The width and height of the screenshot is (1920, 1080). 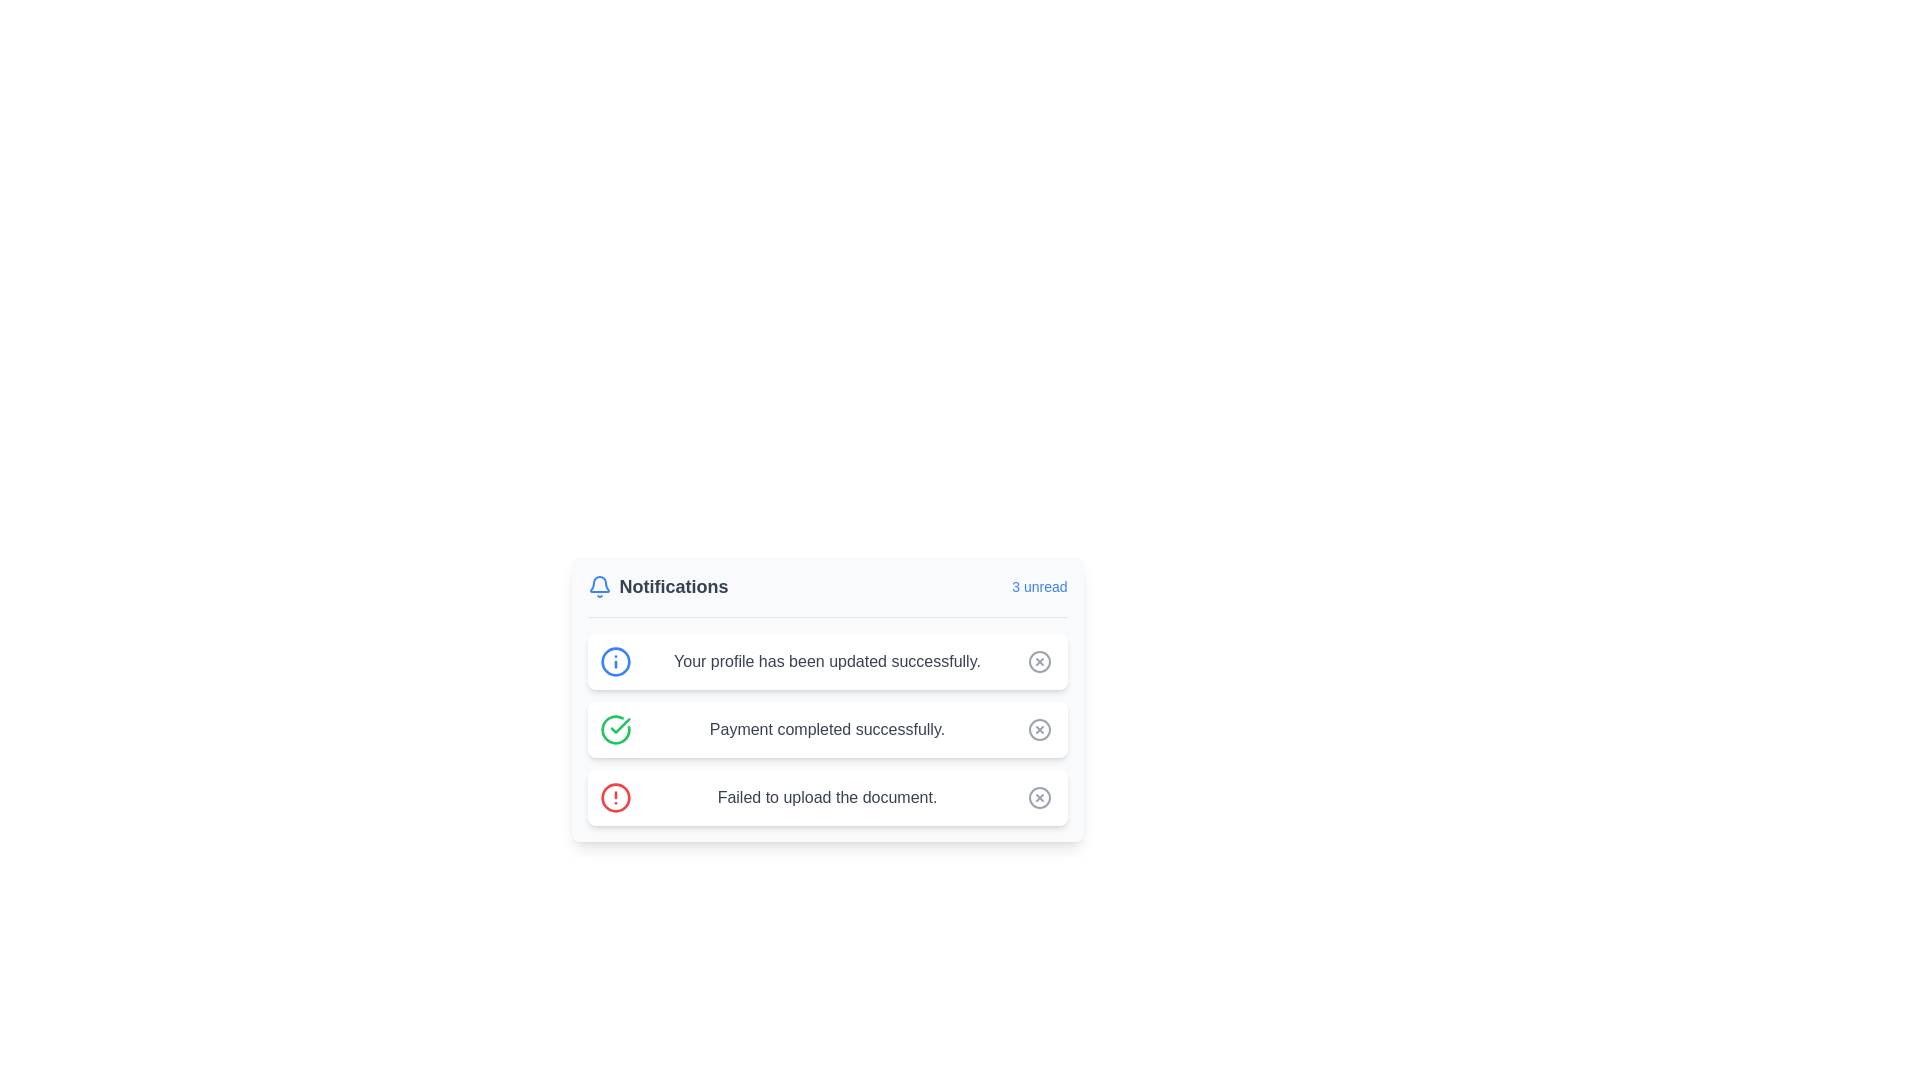 I want to click on attributes of the green tick mark icon indicating a successful payment operation, located in the second notification row to the left of the text 'Payment completed successfully.', so click(x=619, y=725).